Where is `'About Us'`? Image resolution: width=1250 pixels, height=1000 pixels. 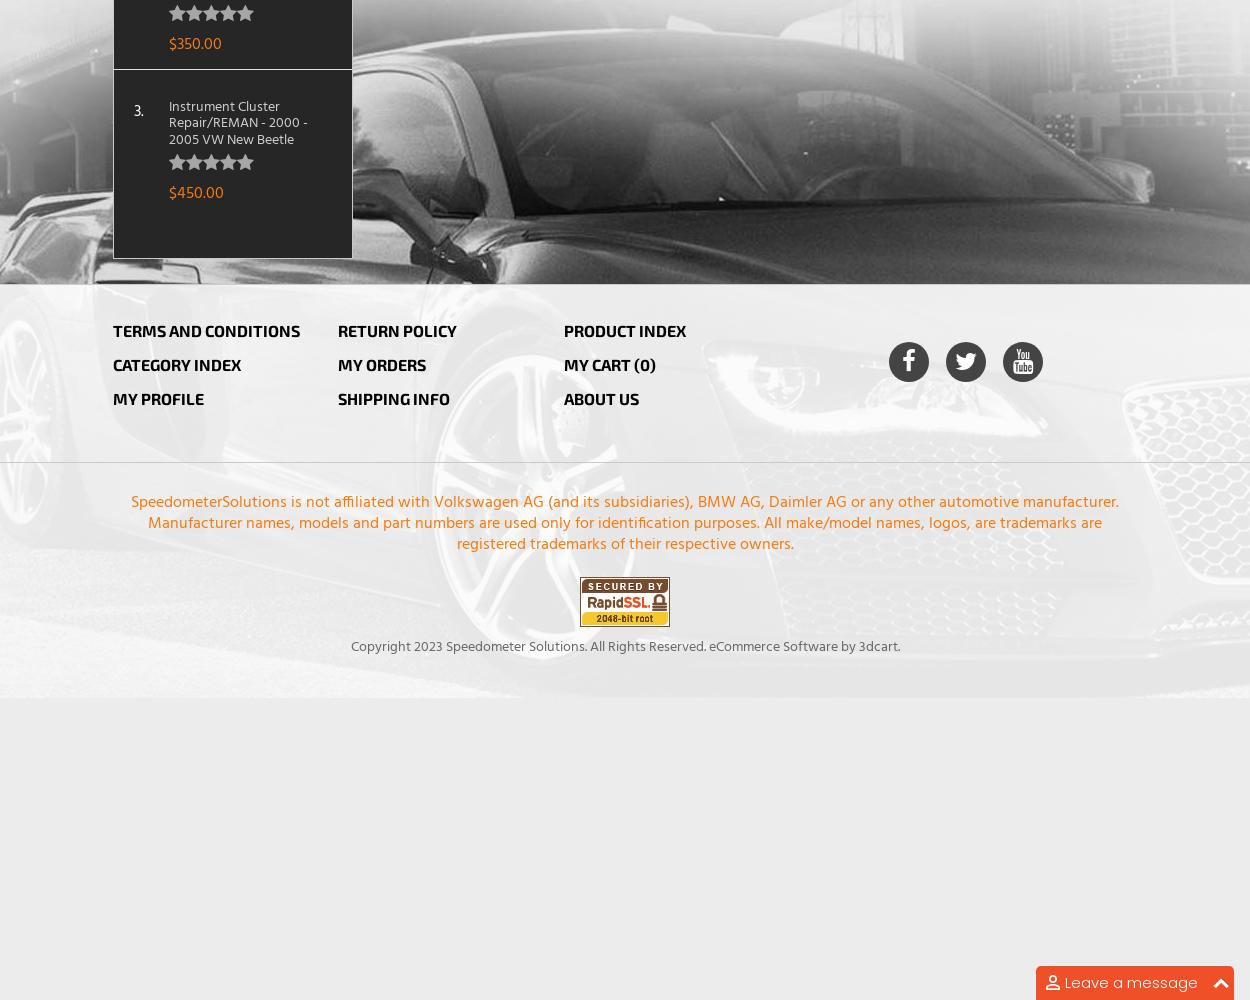 'About Us' is located at coordinates (599, 397).